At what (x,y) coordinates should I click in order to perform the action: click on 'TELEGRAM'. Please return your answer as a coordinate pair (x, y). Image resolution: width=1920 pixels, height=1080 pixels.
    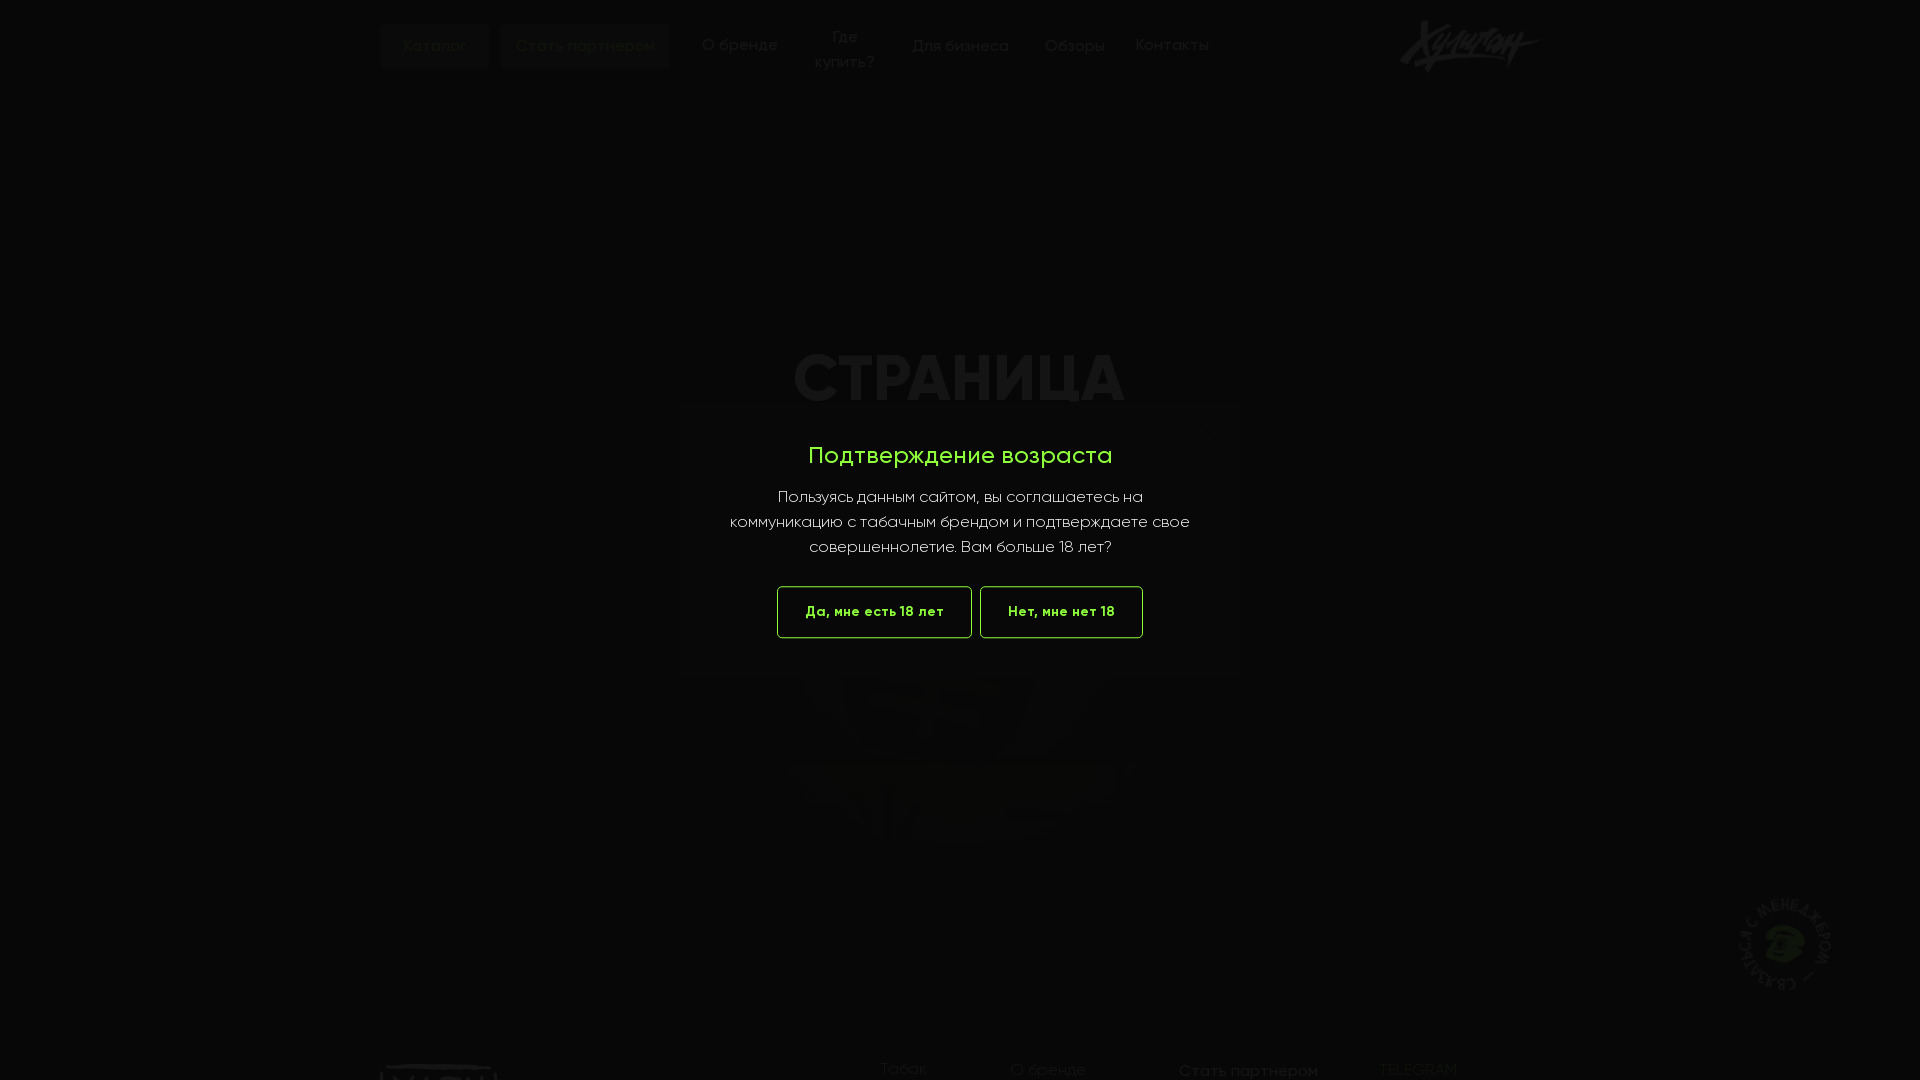
    Looking at the image, I should click on (1416, 1070).